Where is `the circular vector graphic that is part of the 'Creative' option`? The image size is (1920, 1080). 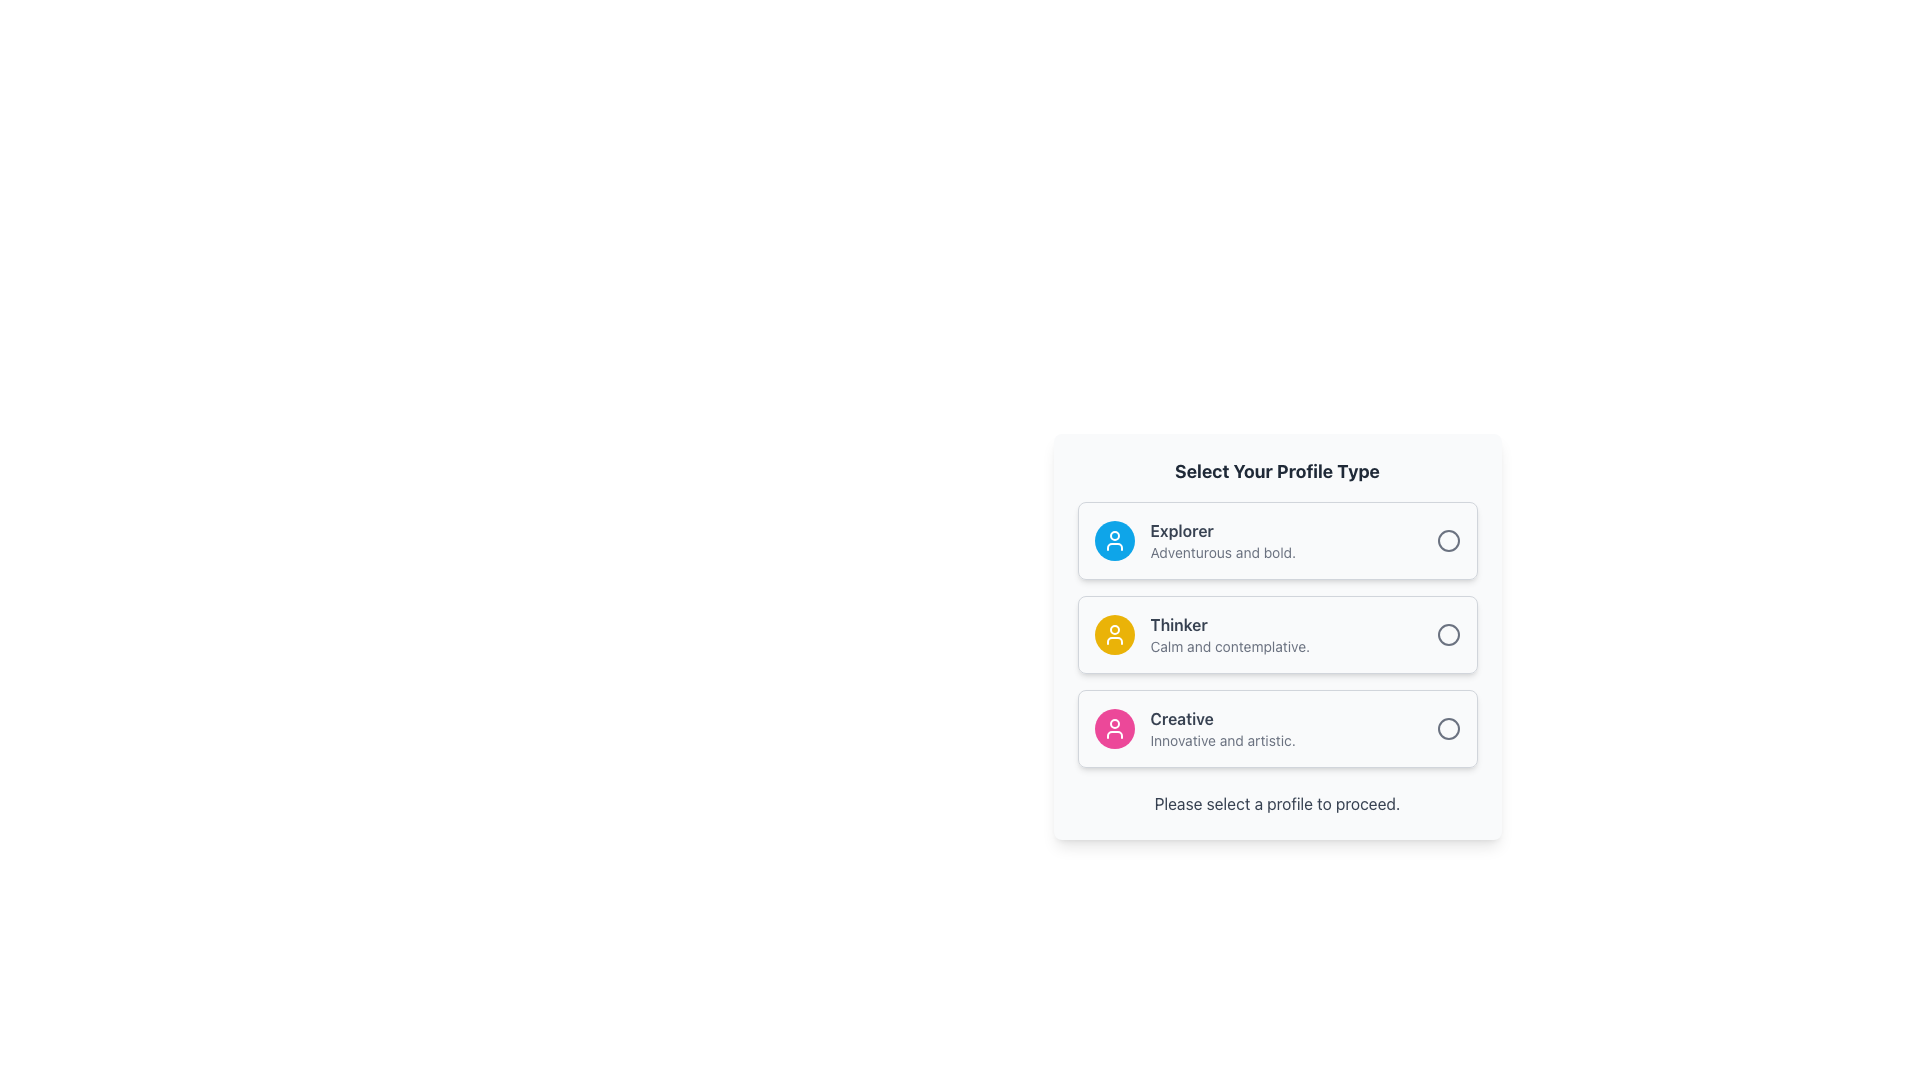
the circular vector graphic that is part of the 'Creative' option is located at coordinates (1448, 729).